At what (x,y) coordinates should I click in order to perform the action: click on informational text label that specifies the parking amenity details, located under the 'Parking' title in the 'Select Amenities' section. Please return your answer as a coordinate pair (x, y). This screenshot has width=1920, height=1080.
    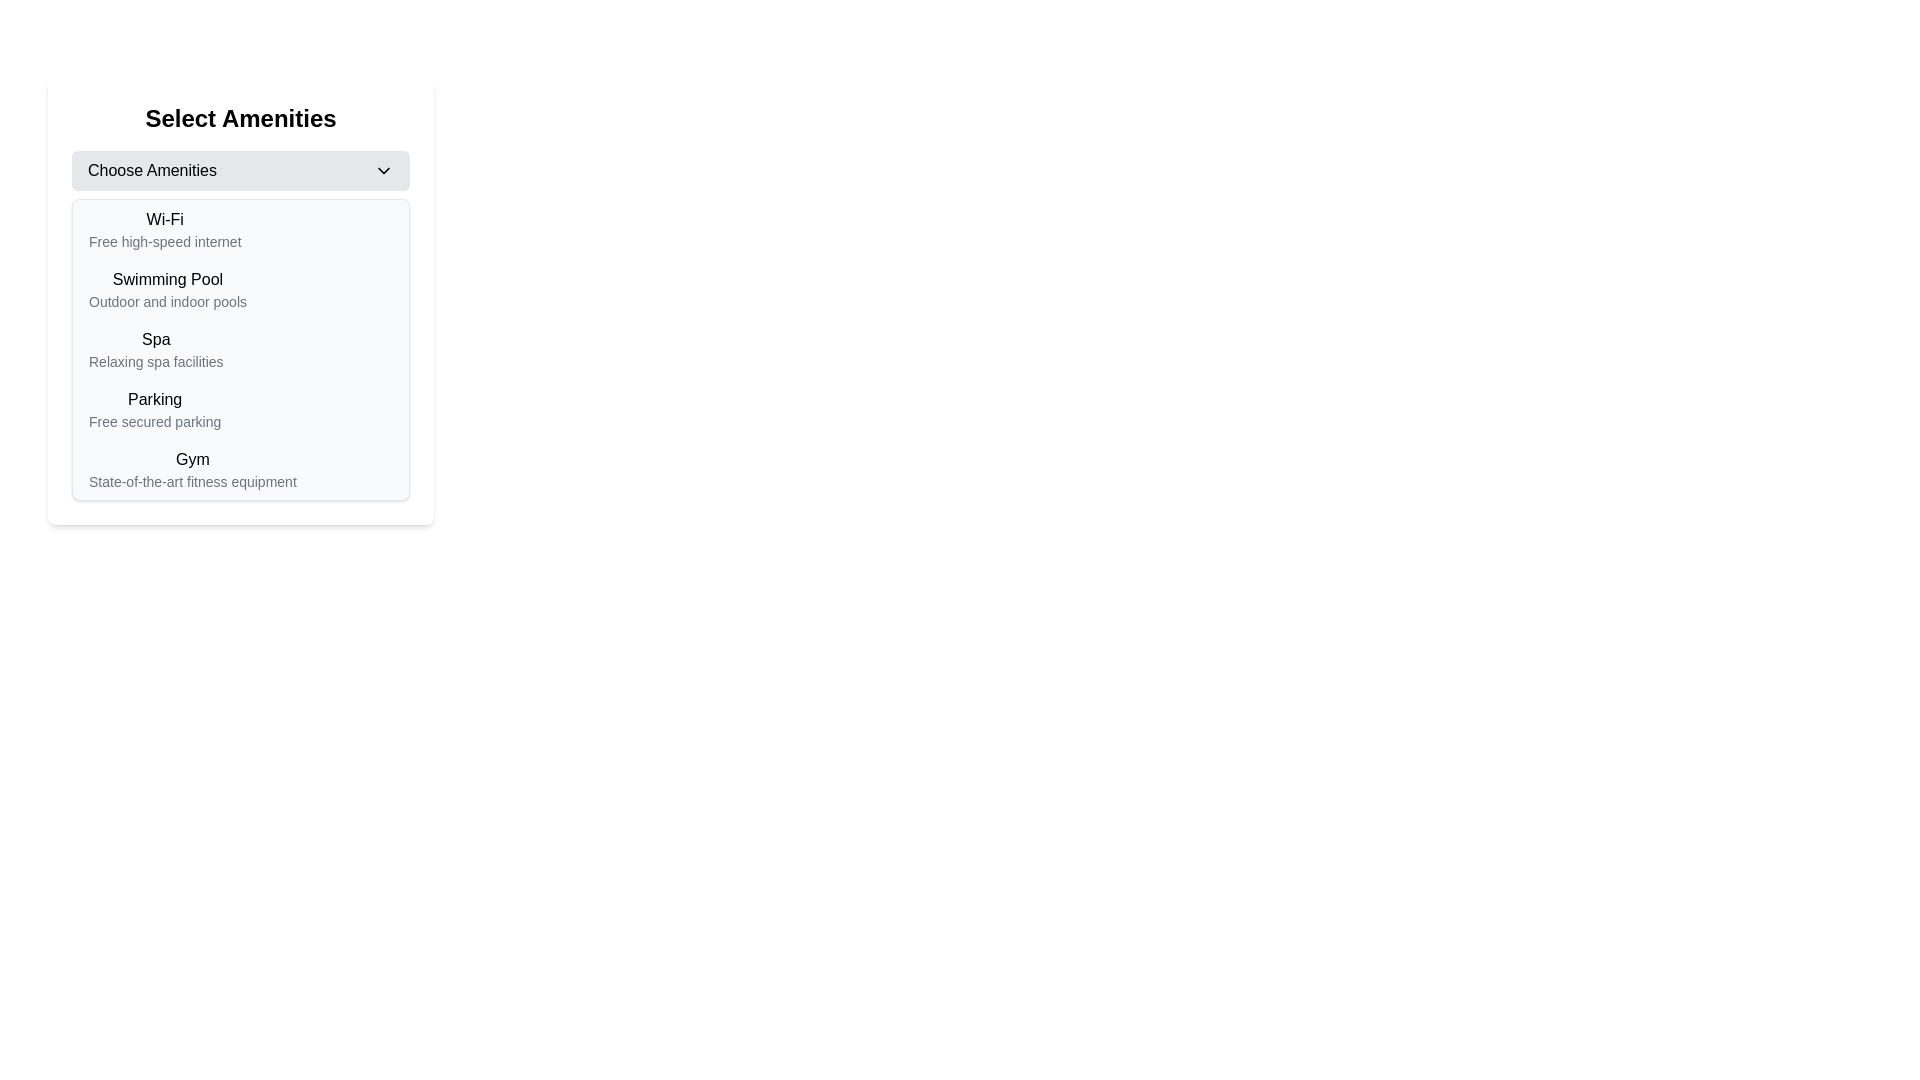
    Looking at the image, I should click on (154, 420).